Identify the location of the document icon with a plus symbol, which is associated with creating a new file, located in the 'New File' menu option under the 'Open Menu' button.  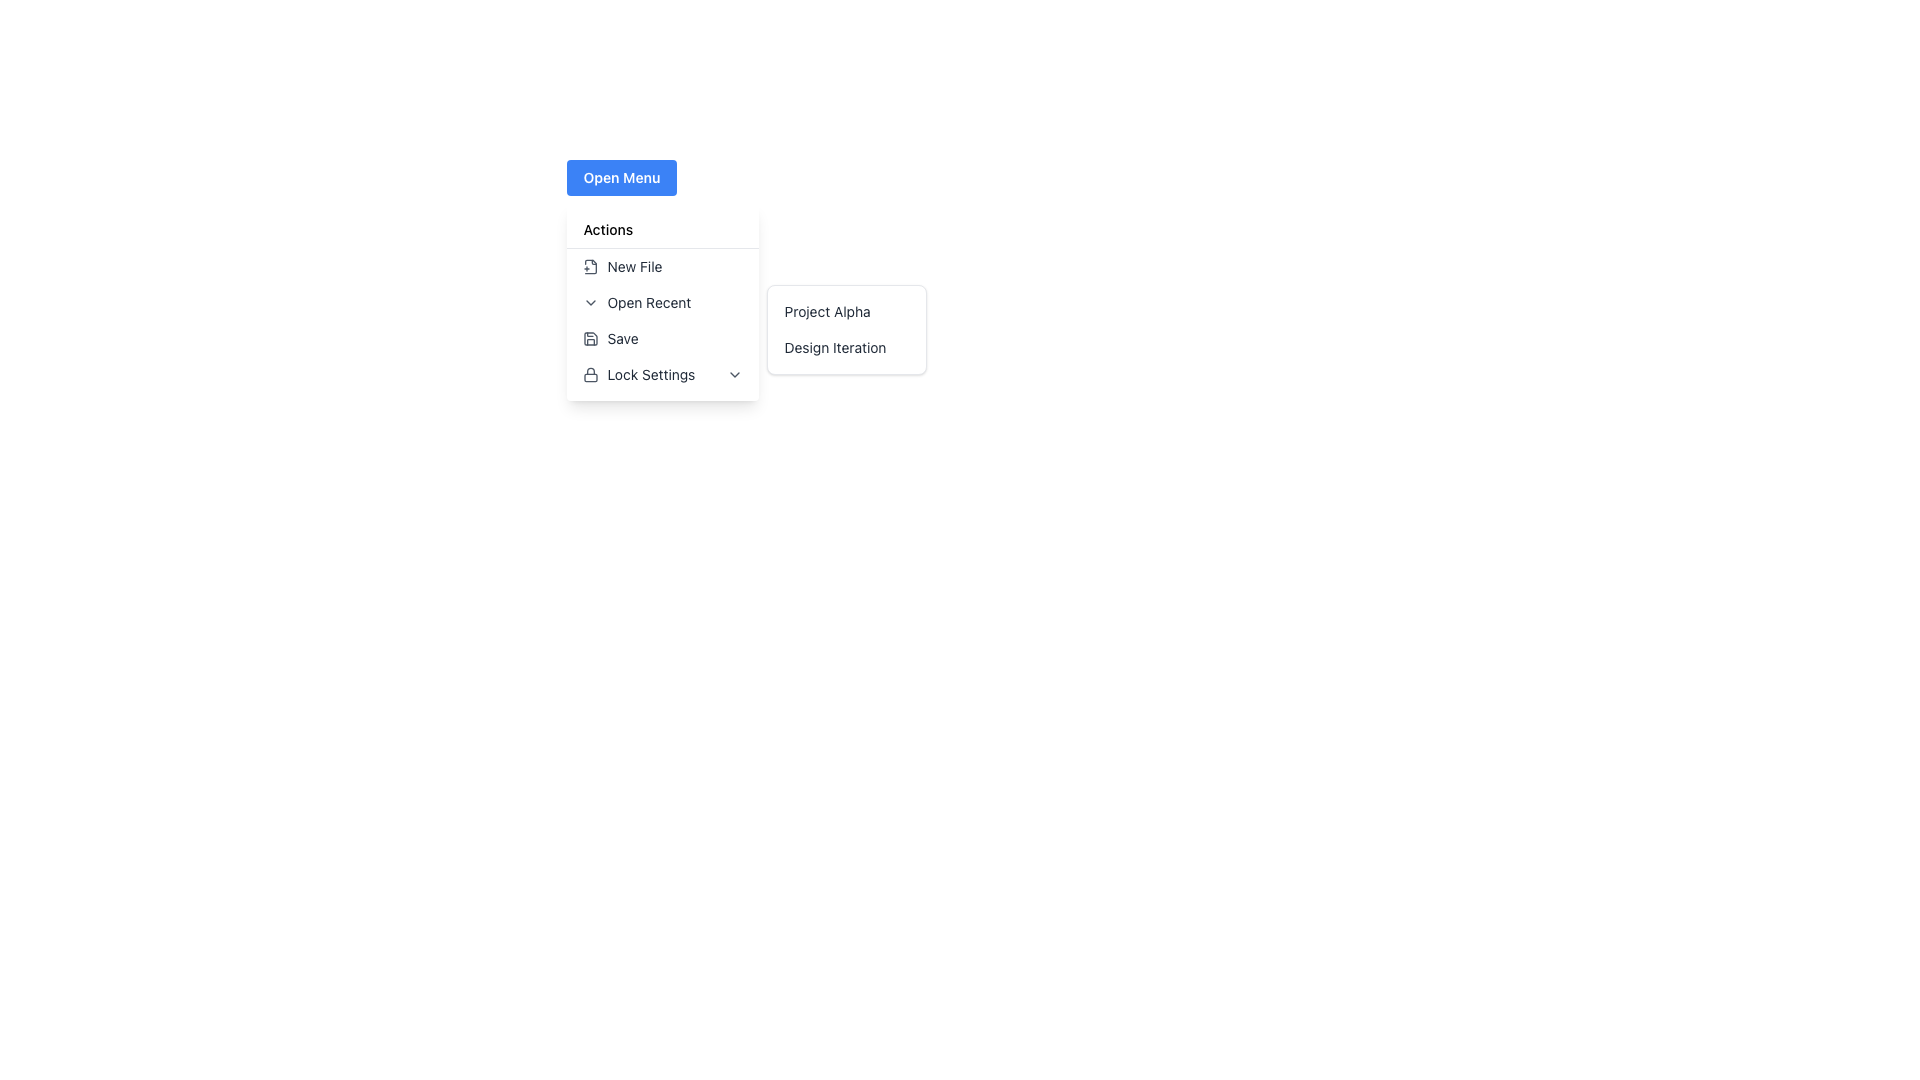
(590, 265).